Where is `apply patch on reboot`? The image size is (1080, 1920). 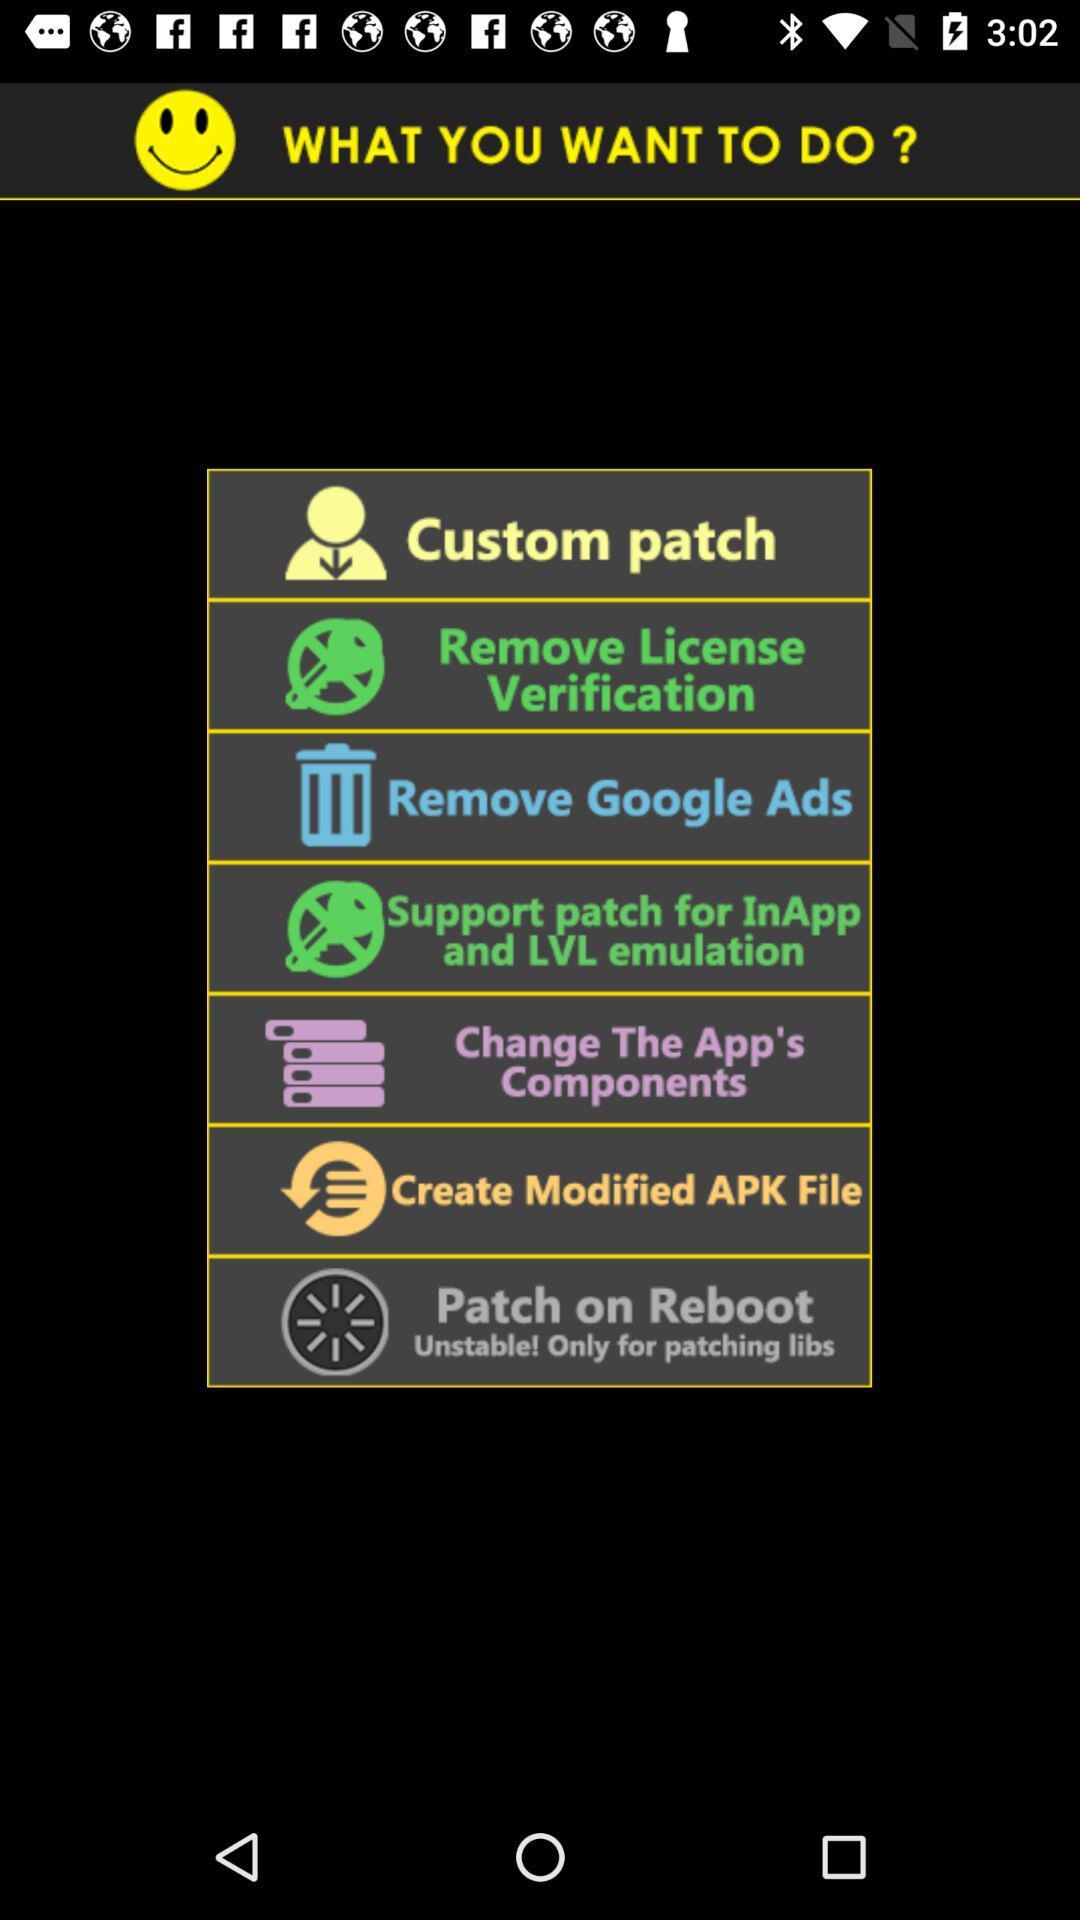 apply patch on reboot is located at coordinates (538, 1321).